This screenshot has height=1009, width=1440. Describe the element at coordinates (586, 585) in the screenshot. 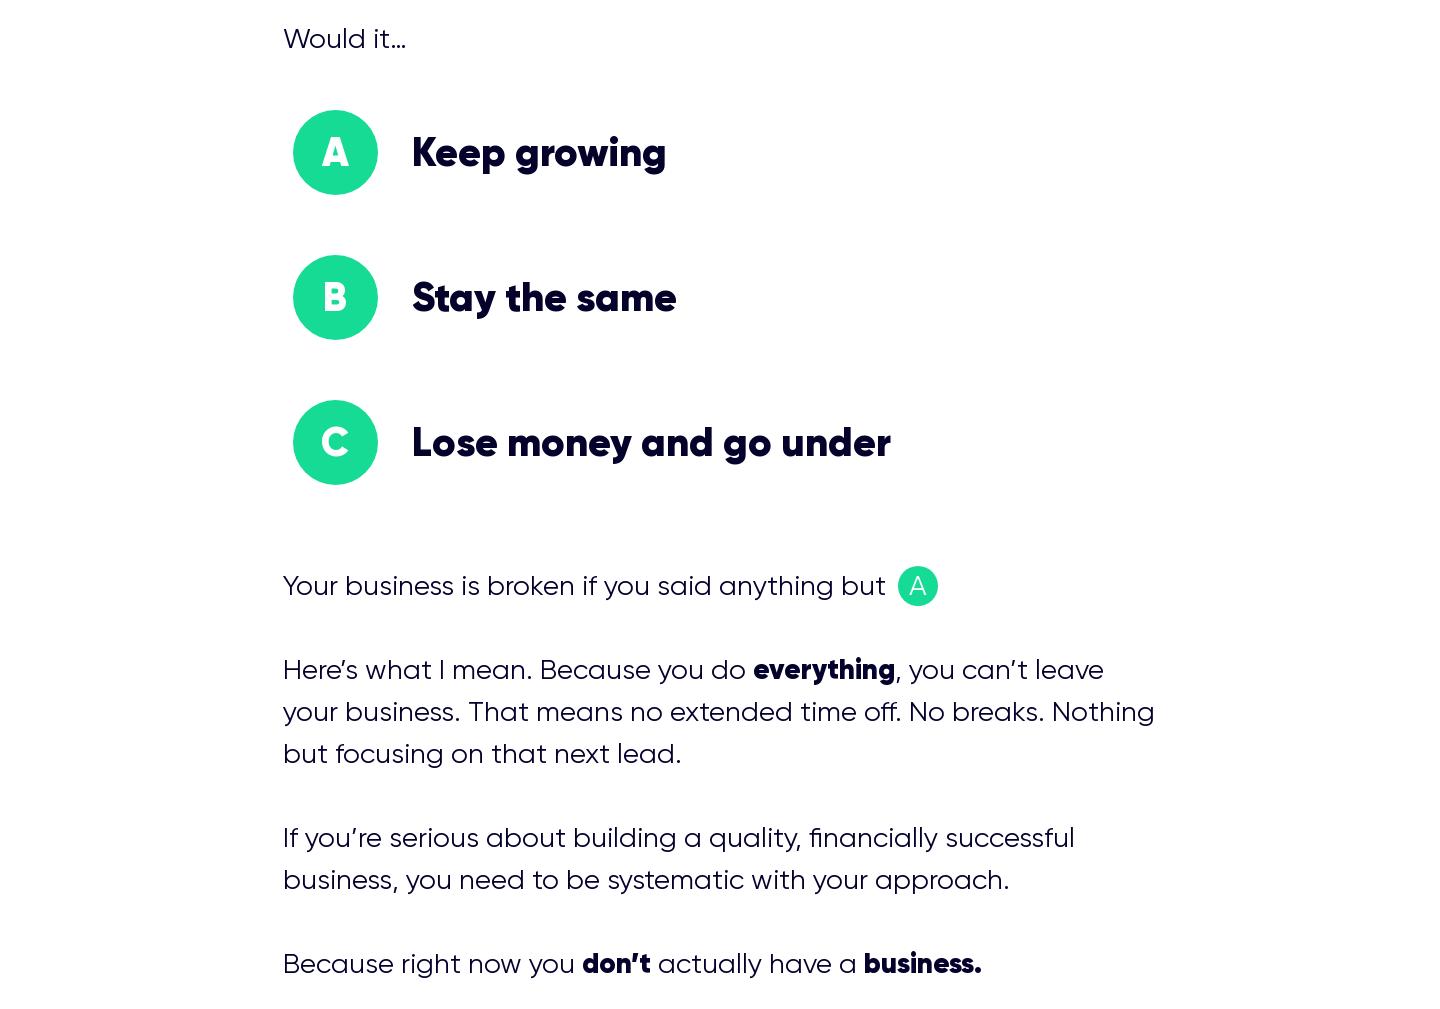

I see `'Your business is broken if you said anything but'` at that location.